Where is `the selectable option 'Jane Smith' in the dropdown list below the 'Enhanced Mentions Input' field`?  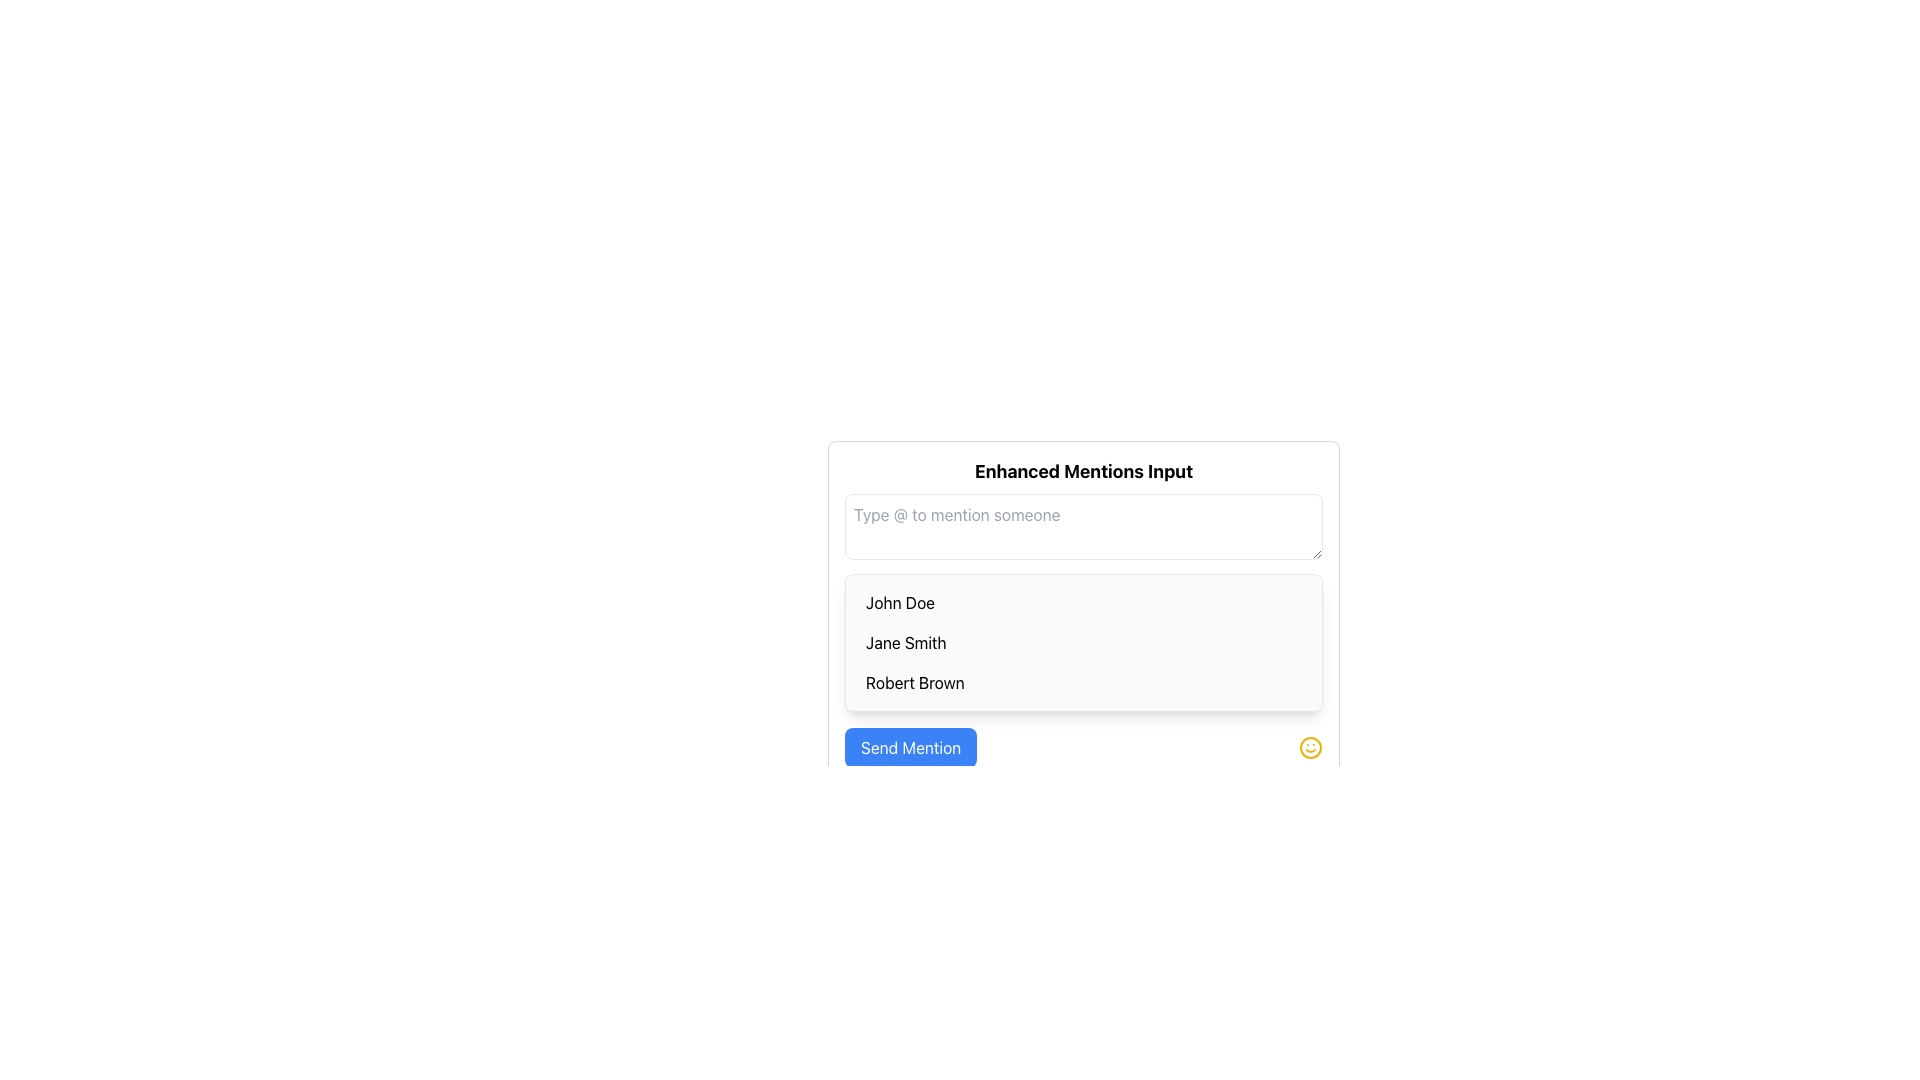
the selectable option 'Jane Smith' in the dropdown list below the 'Enhanced Mentions Input' field is located at coordinates (1083, 643).